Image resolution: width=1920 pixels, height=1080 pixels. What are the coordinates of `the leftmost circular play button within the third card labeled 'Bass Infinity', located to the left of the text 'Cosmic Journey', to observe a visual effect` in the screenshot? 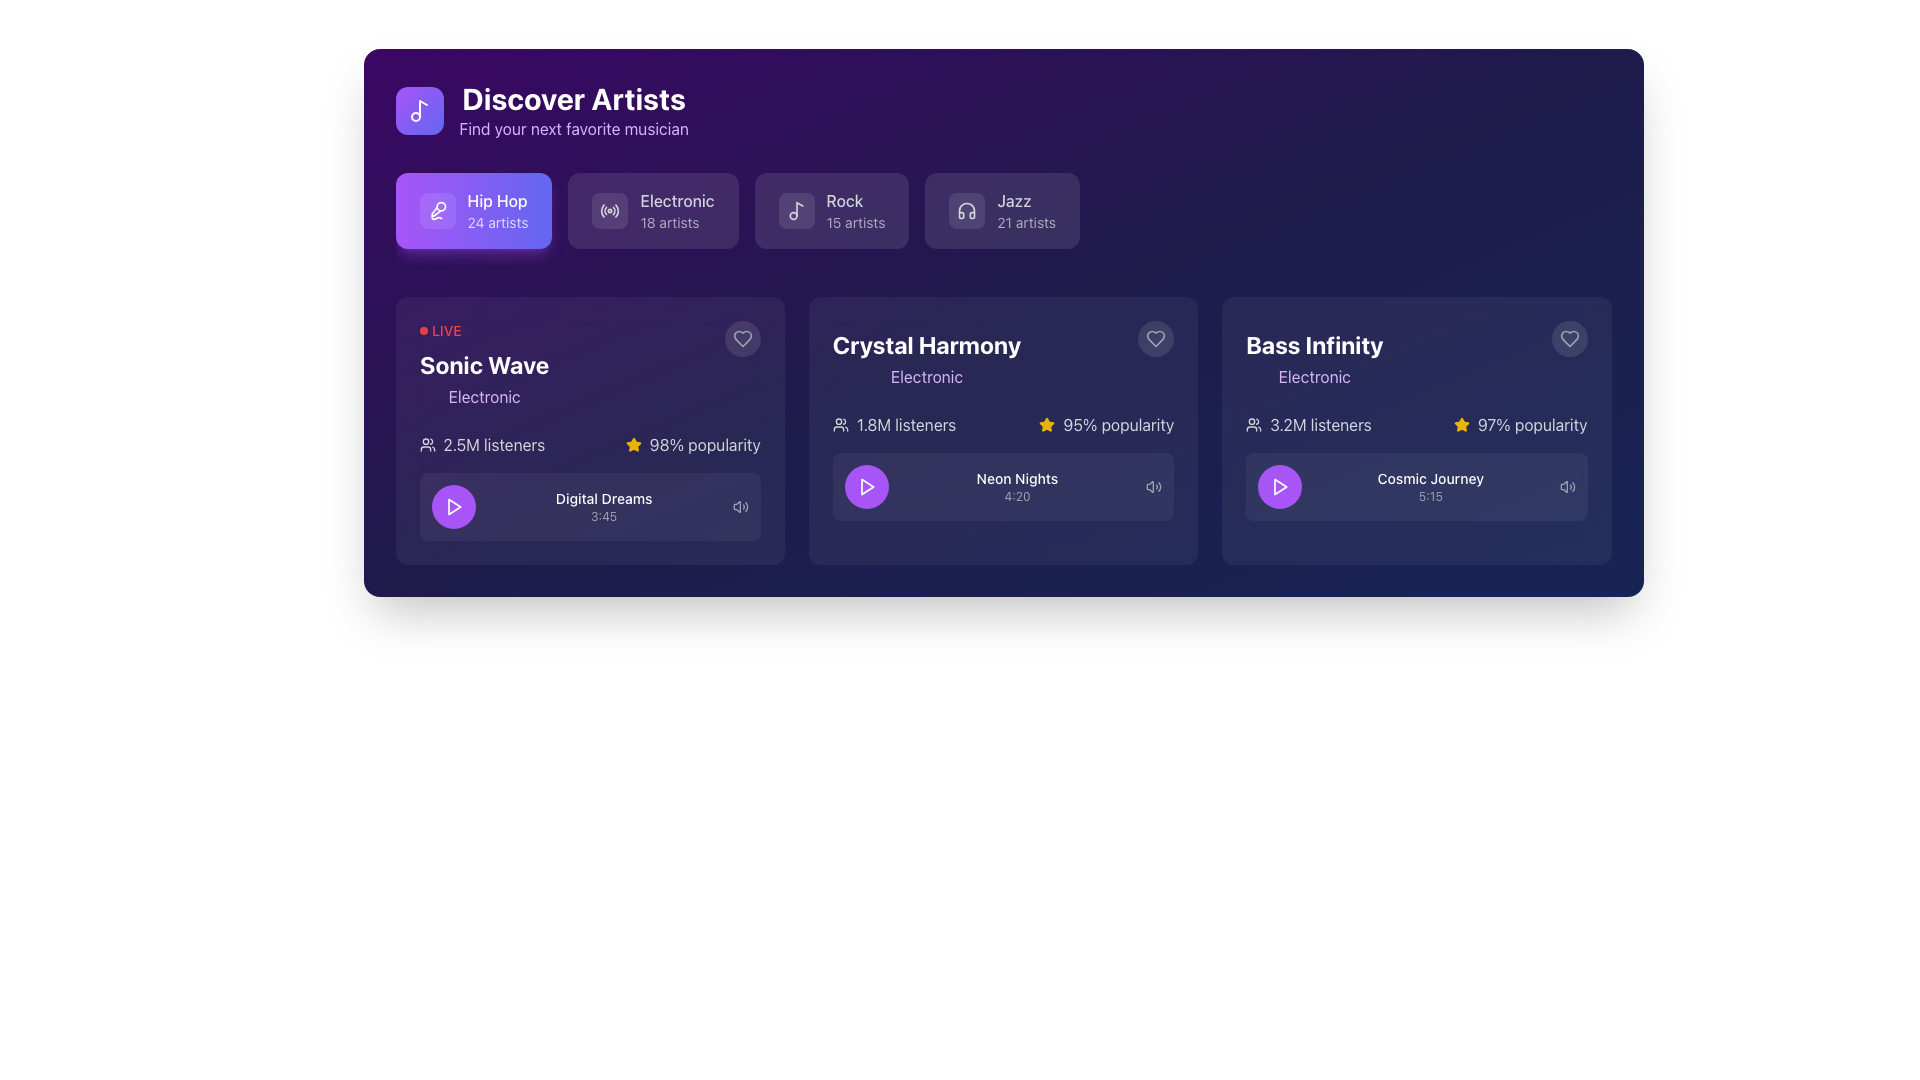 It's located at (1280, 486).